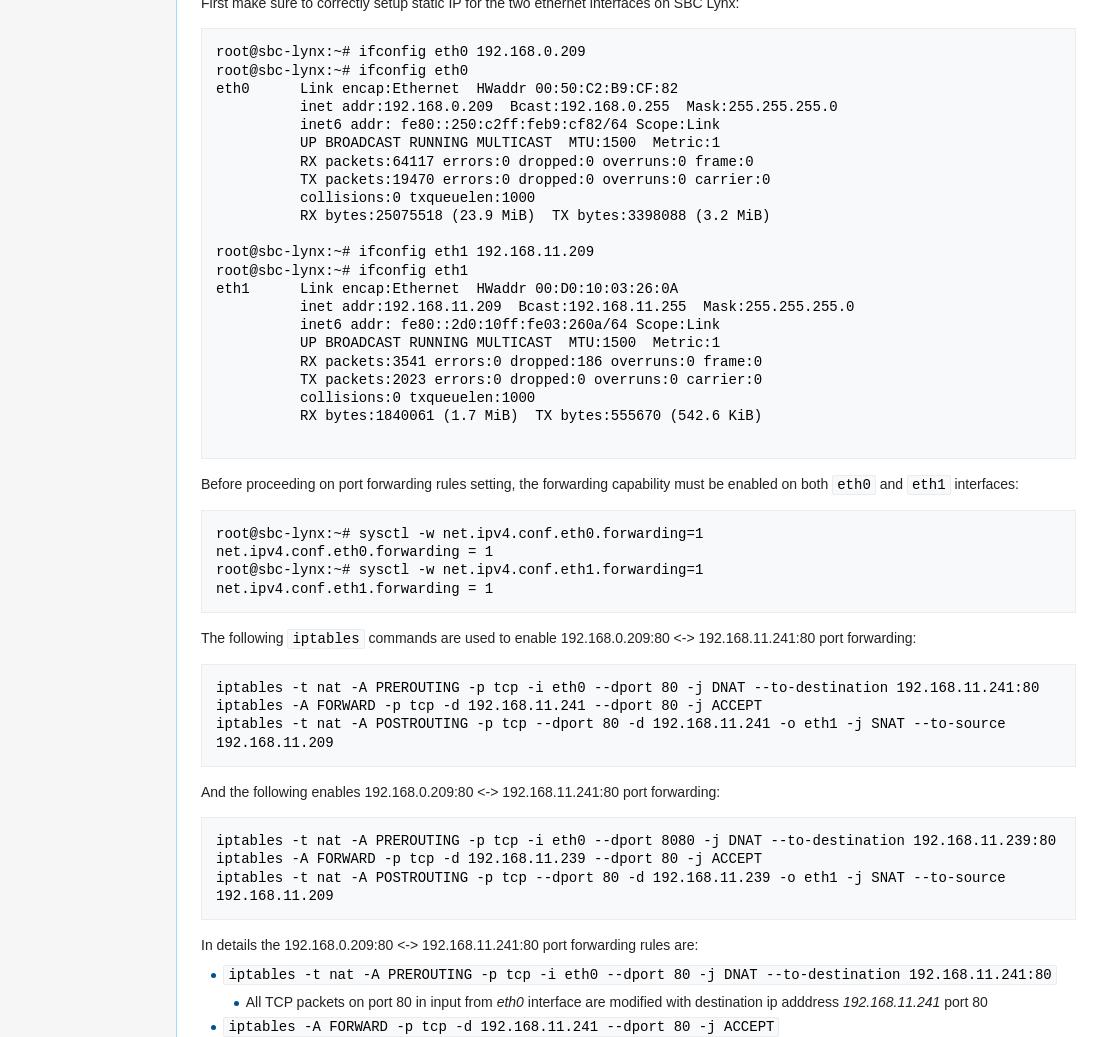 This screenshot has width=1100, height=1037. Describe the element at coordinates (939, 1001) in the screenshot. I see `'port 80'` at that location.